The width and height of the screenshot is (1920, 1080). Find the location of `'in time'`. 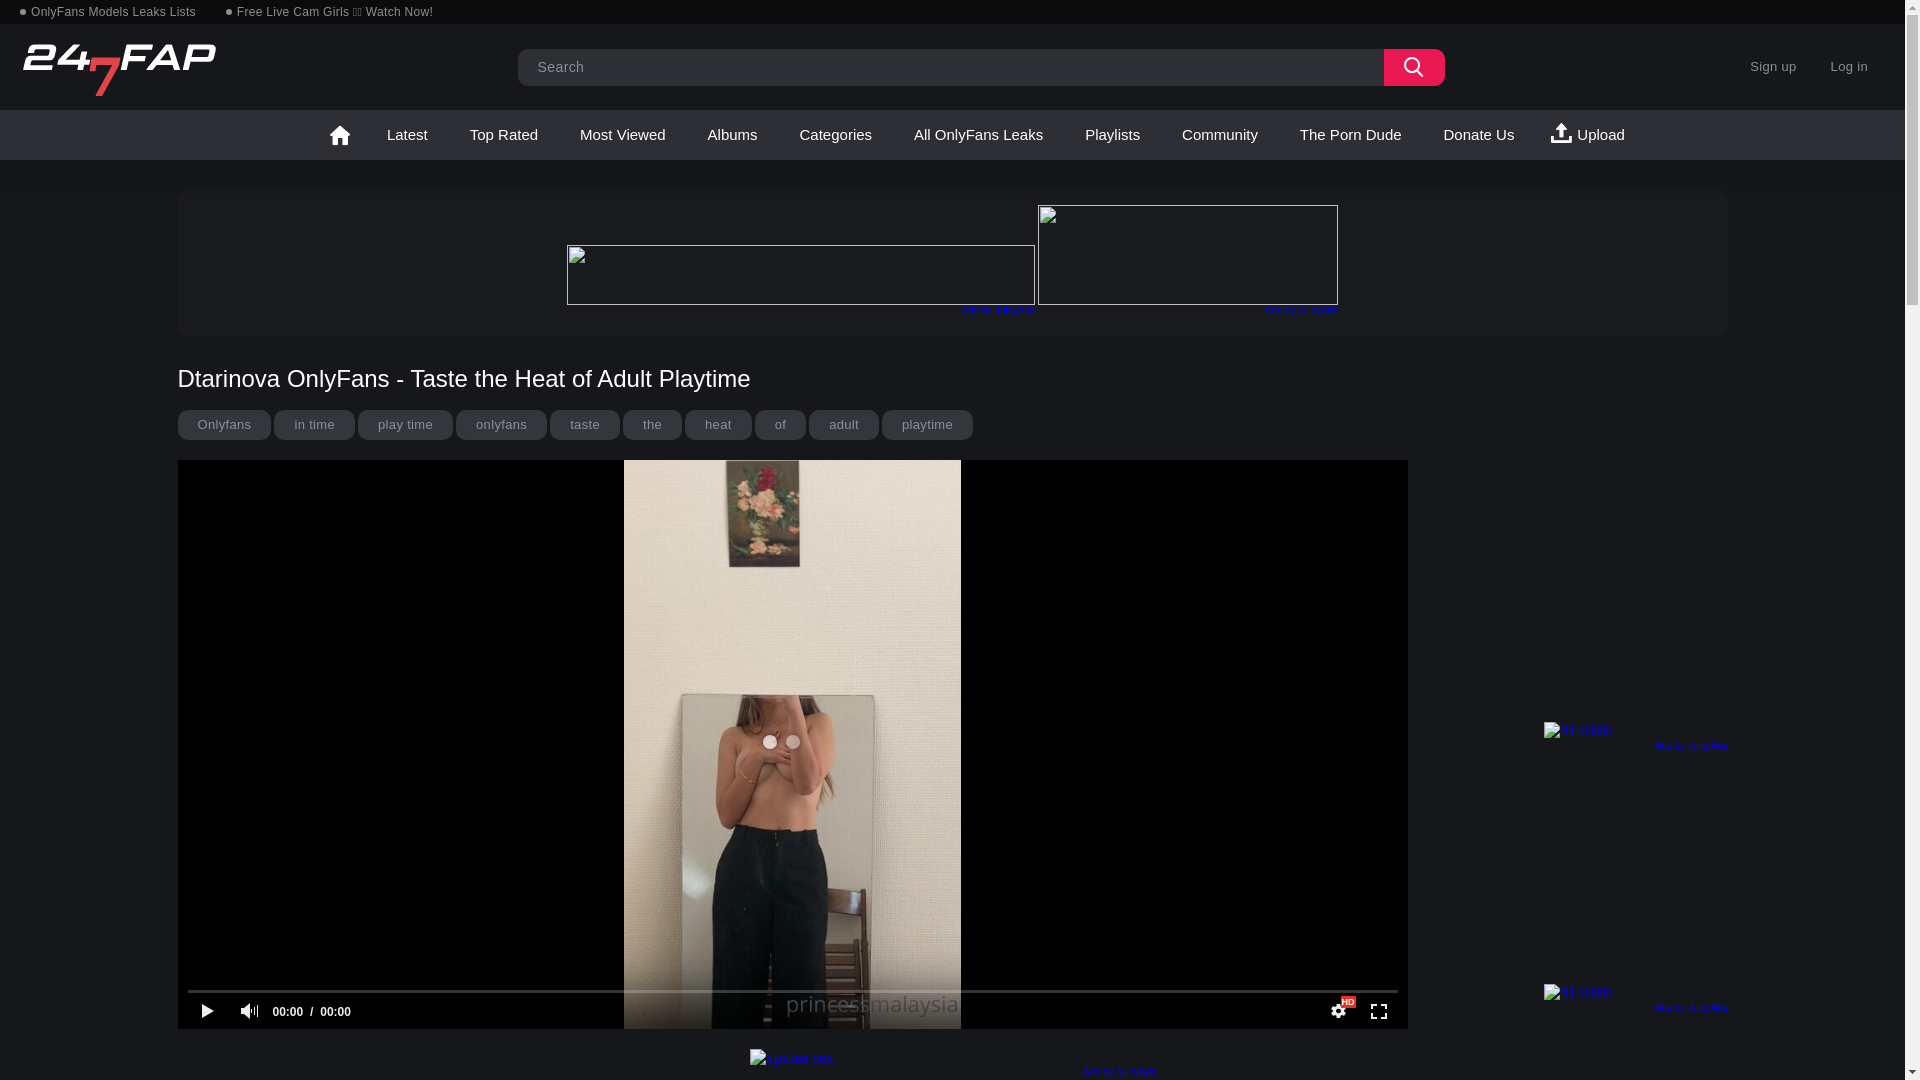

'in time' is located at coordinates (272, 423).